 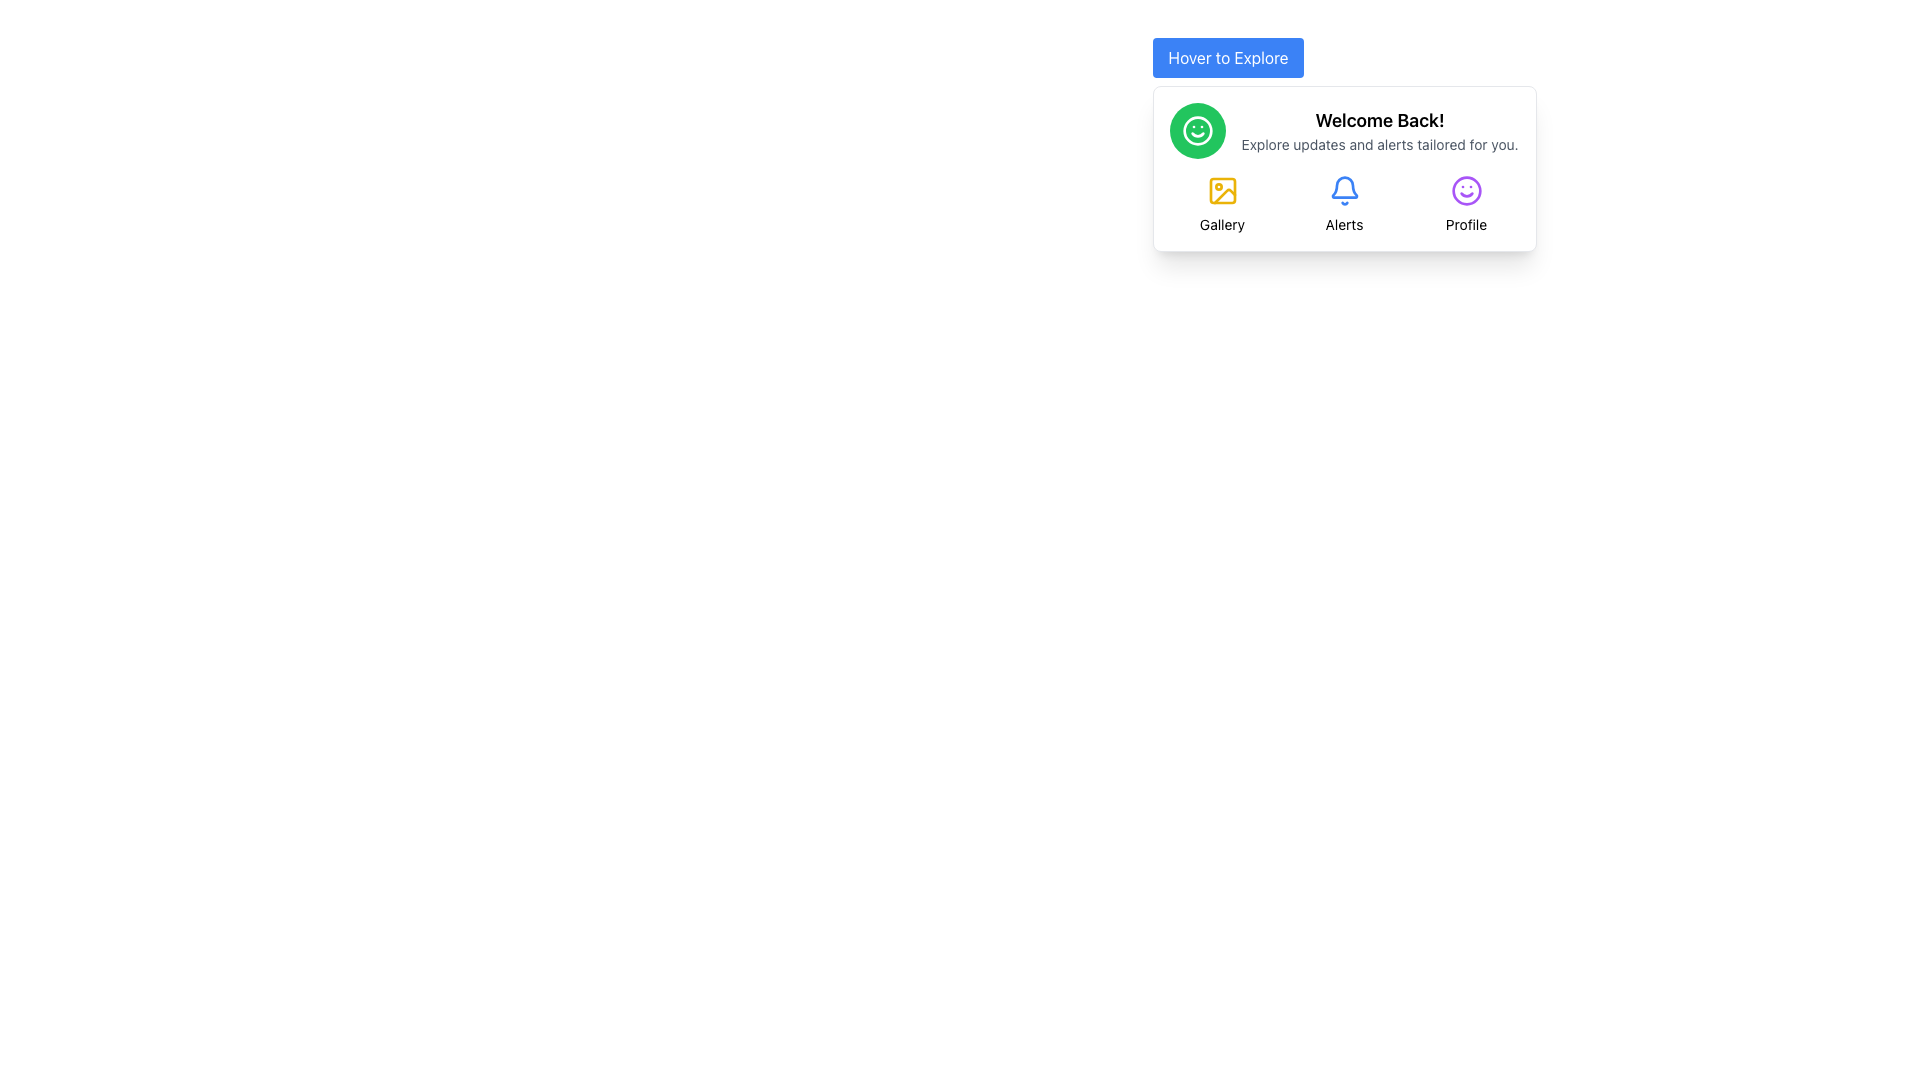 What do you see at coordinates (1221, 224) in the screenshot?
I see `text content of the 'Gallery' text label, which is a small font label located below a picture frame icon` at bounding box center [1221, 224].